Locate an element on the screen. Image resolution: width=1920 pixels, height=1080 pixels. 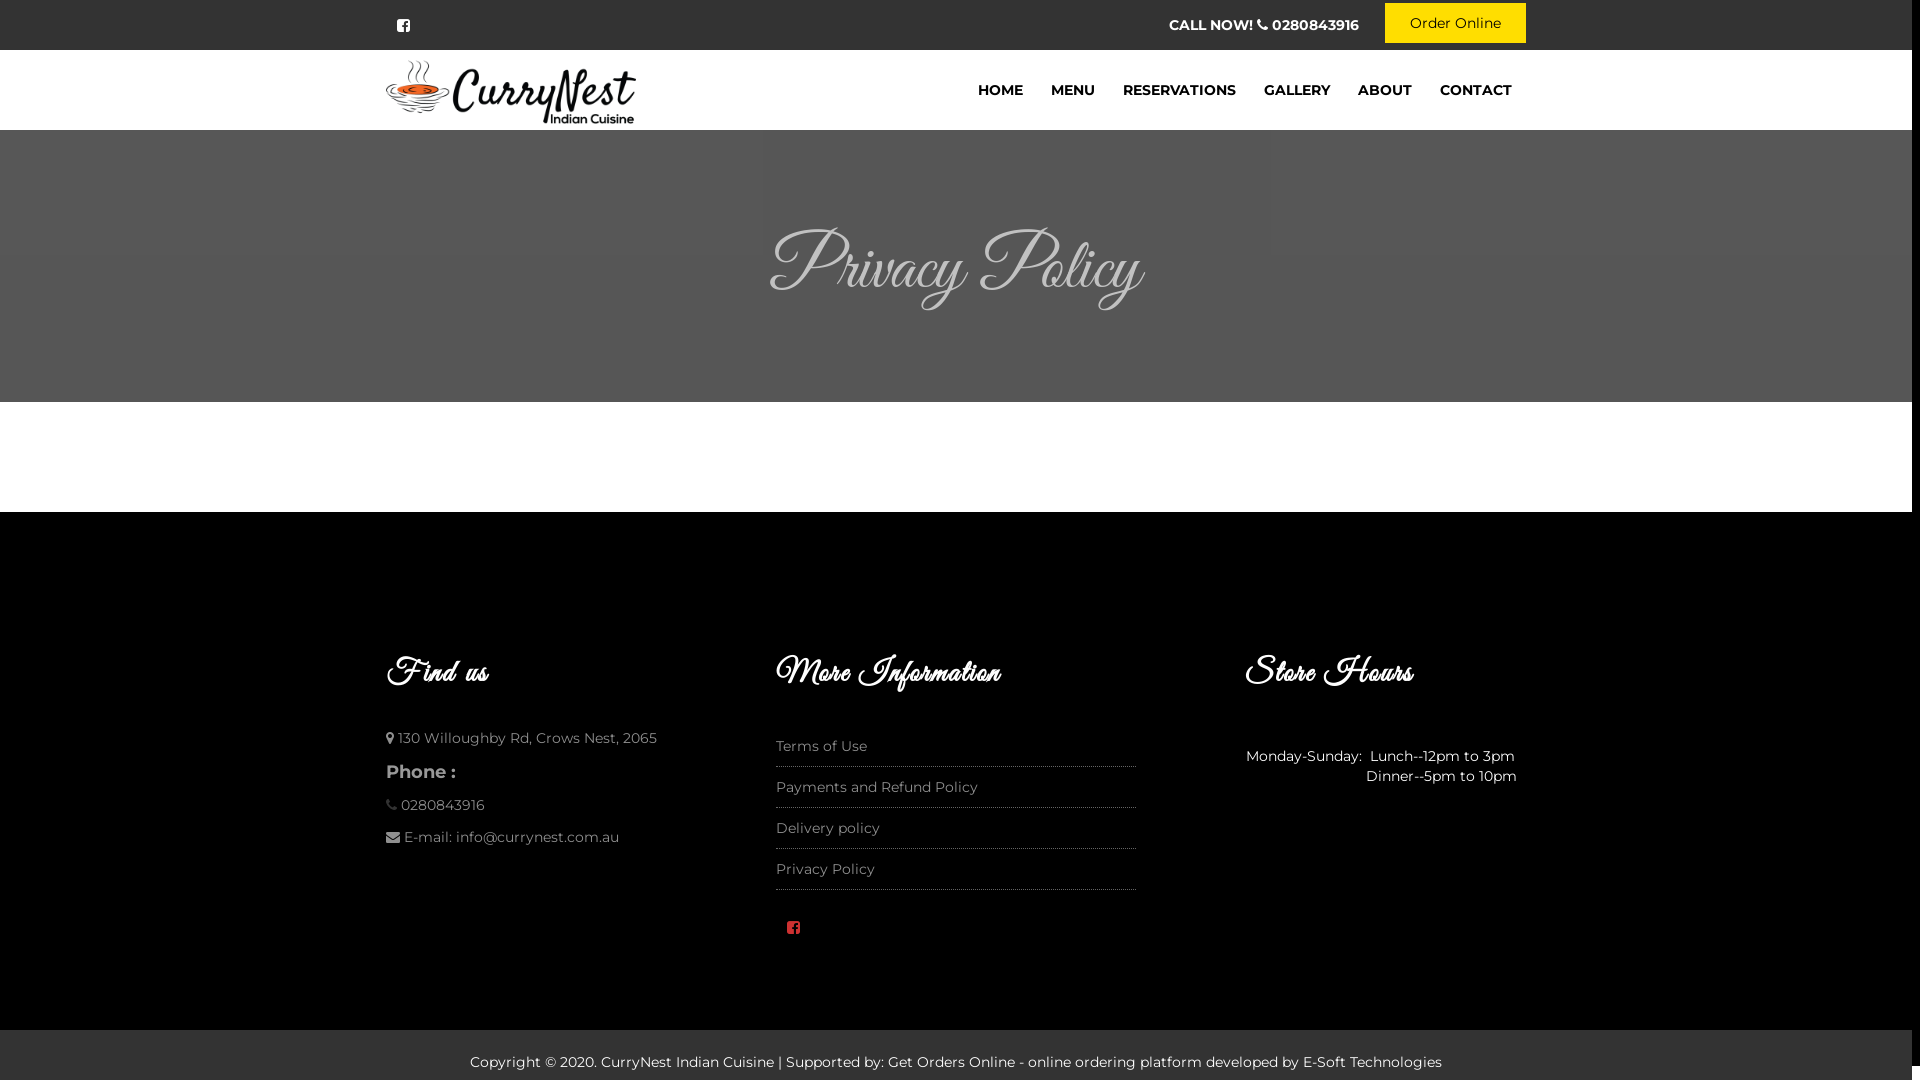
'CALL NOW! 0280843916' is located at coordinates (1262, 24).